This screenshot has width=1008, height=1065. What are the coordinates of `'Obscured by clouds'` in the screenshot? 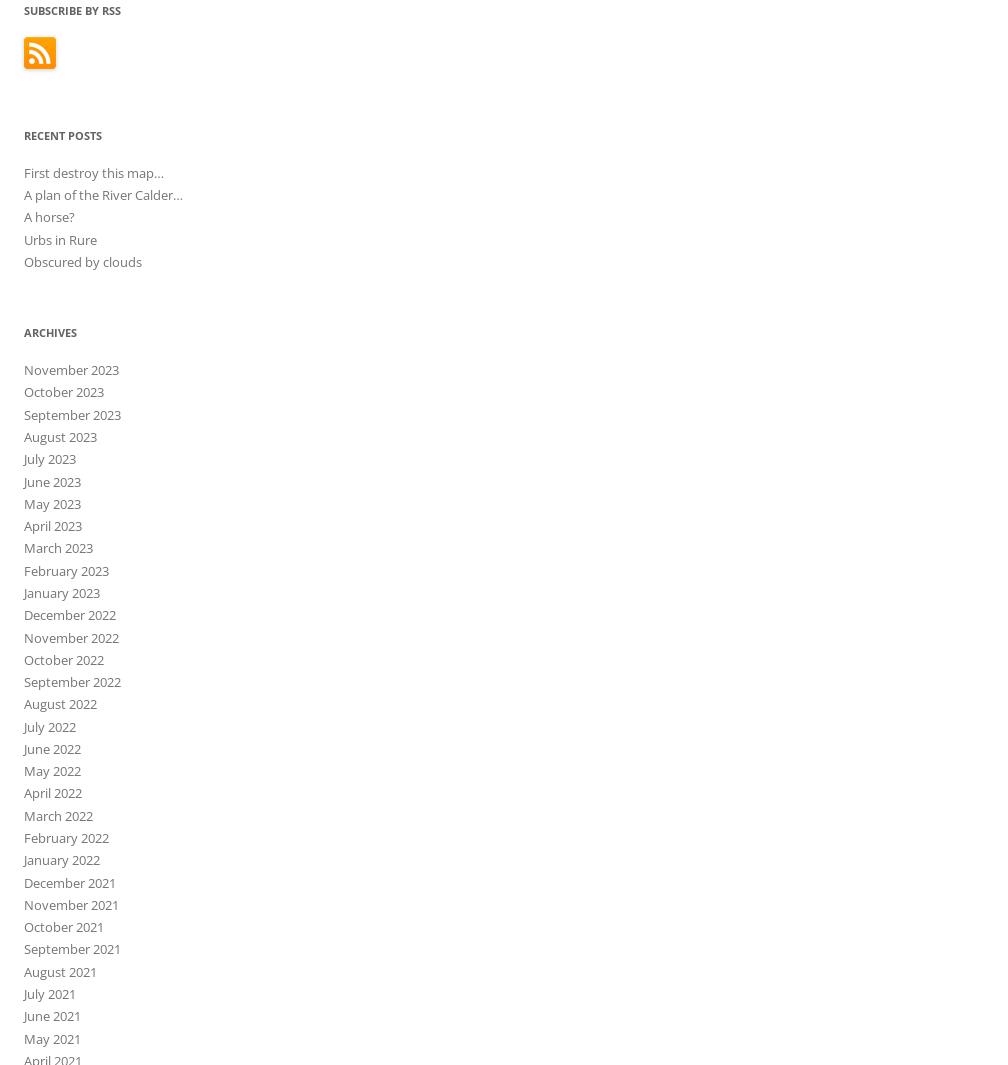 It's located at (82, 260).